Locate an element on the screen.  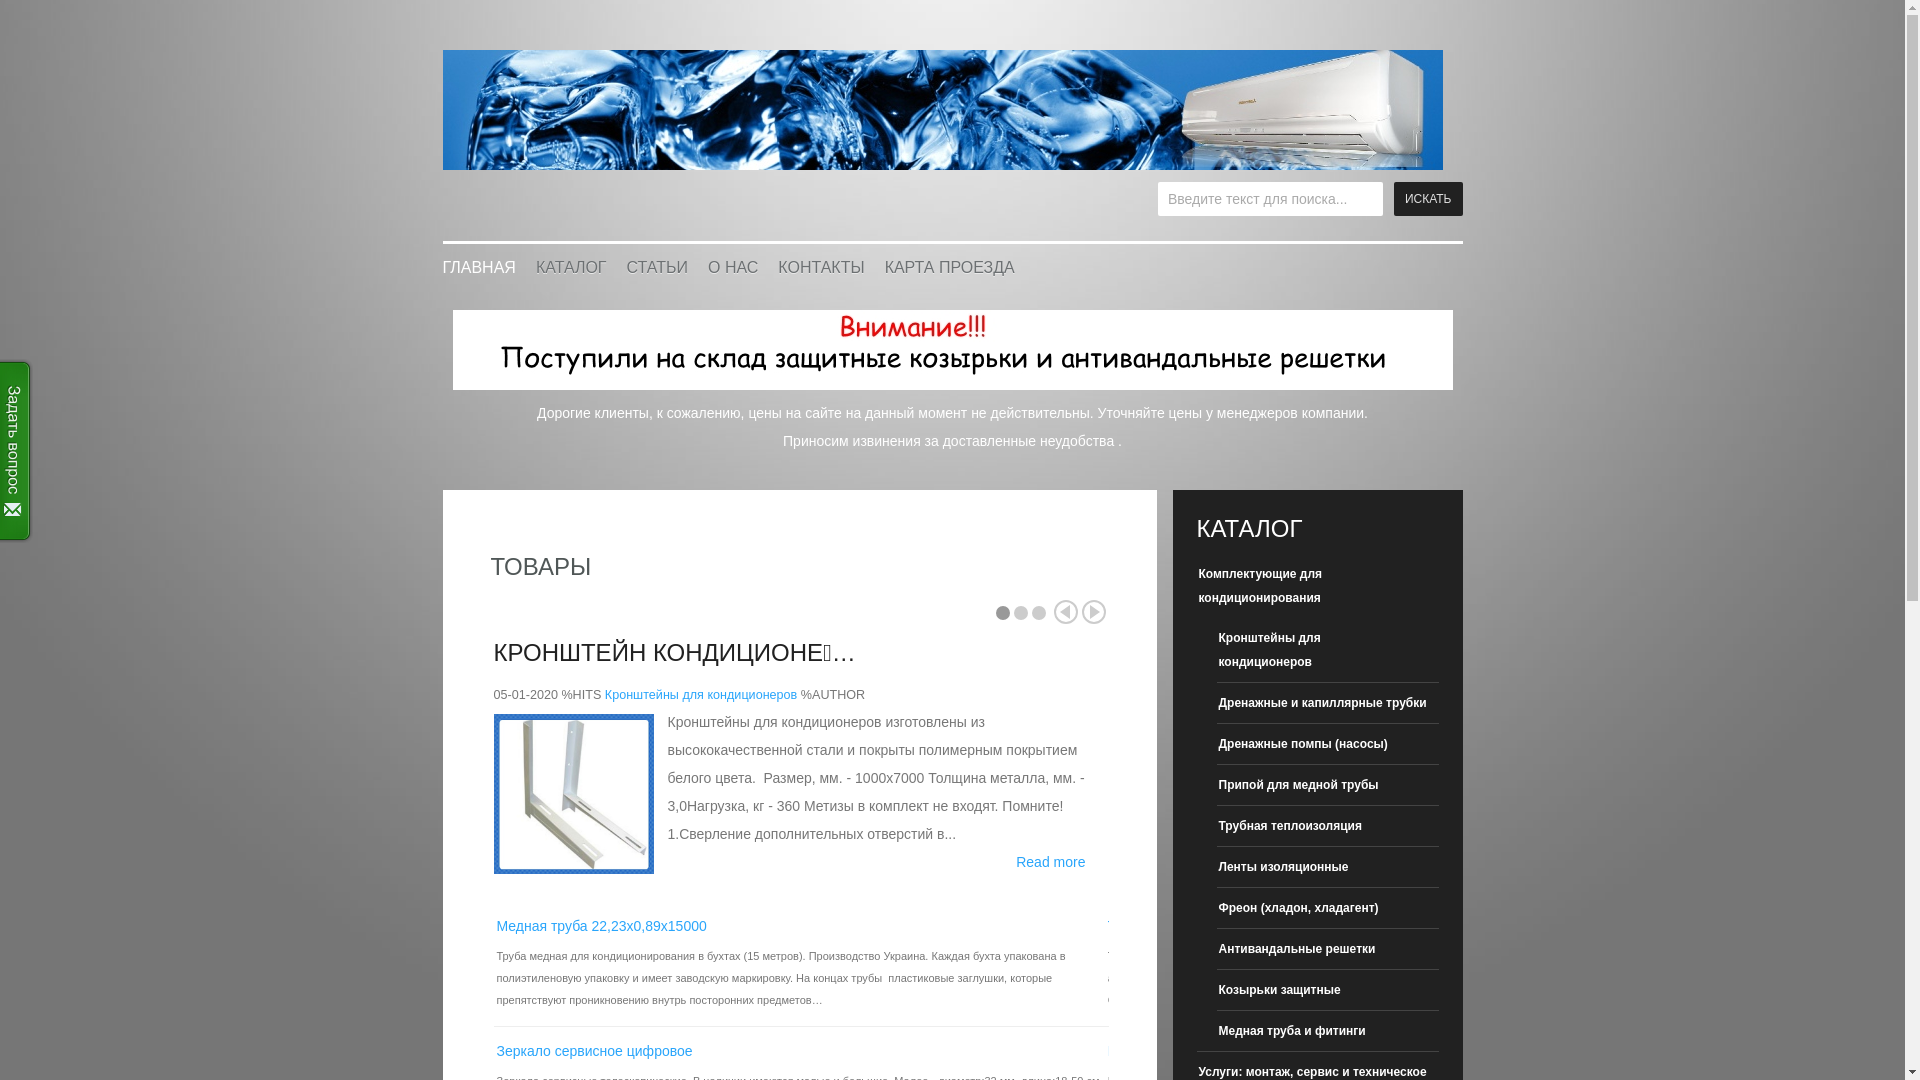
'2' is located at coordinates (1021, 612).